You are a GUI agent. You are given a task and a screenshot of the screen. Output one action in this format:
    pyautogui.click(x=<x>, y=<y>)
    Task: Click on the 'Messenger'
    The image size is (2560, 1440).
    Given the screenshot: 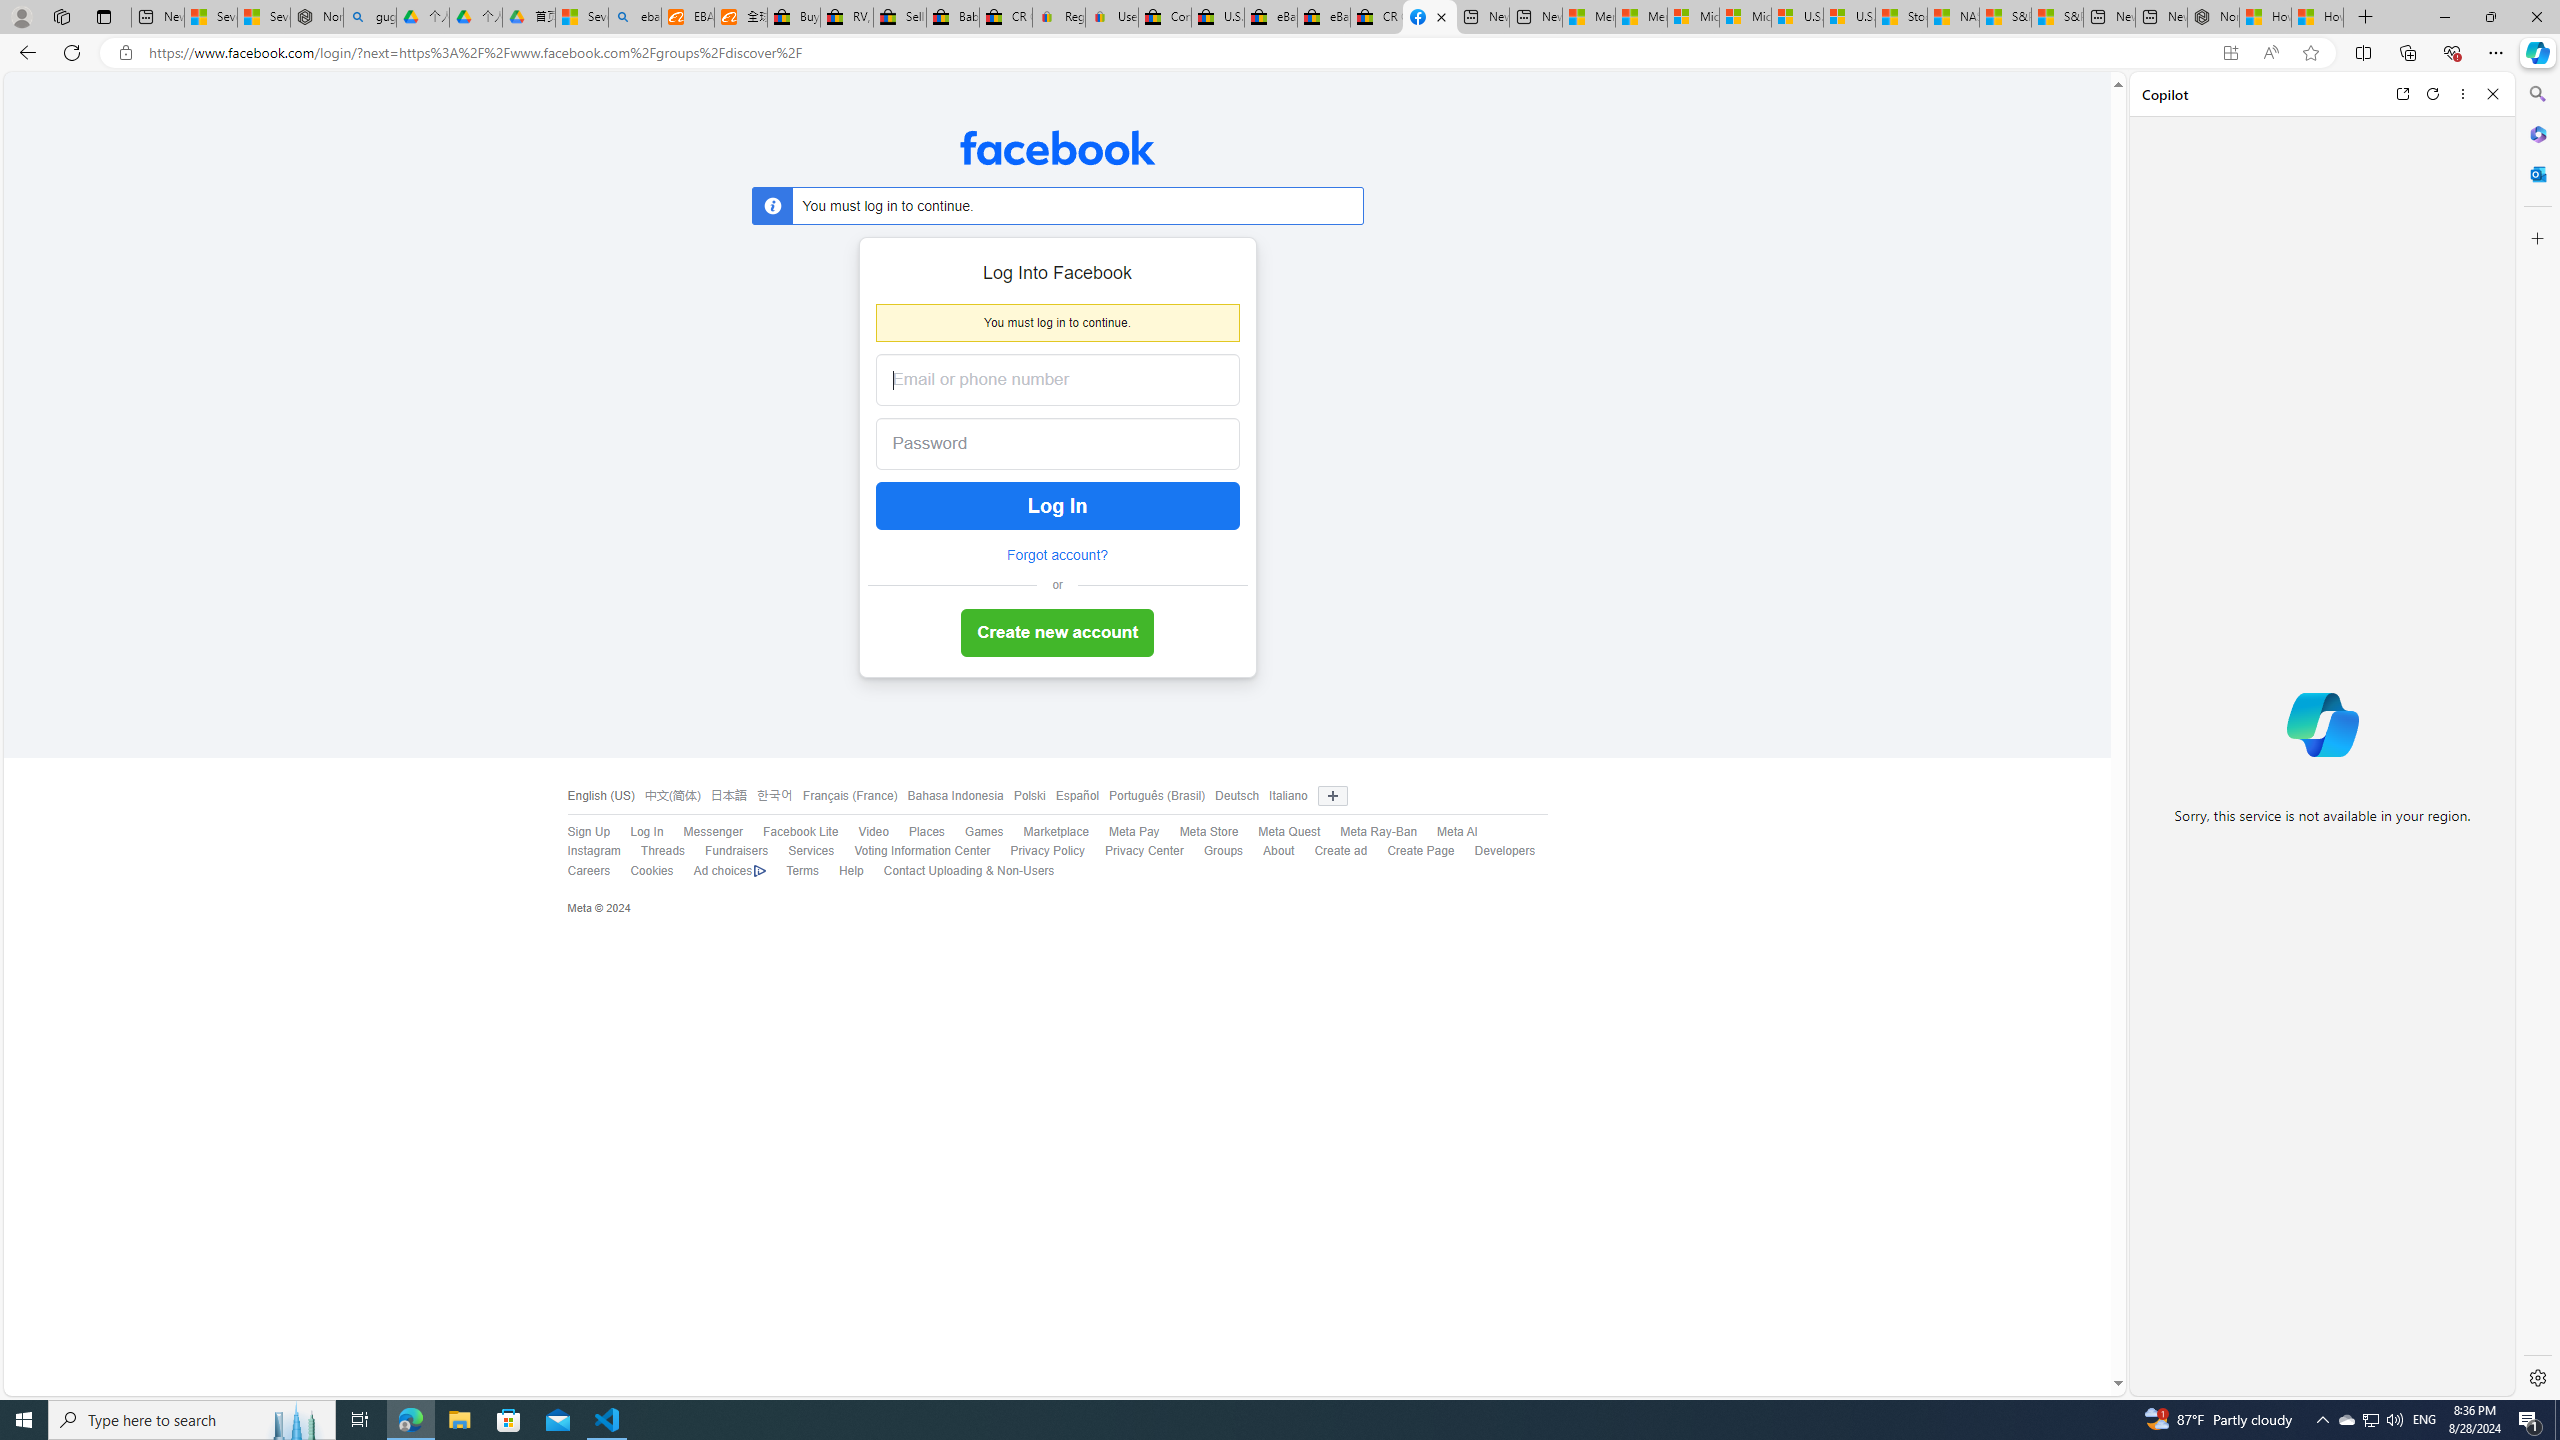 What is the action you would take?
    pyautogui.click(x=712, y=831)
    